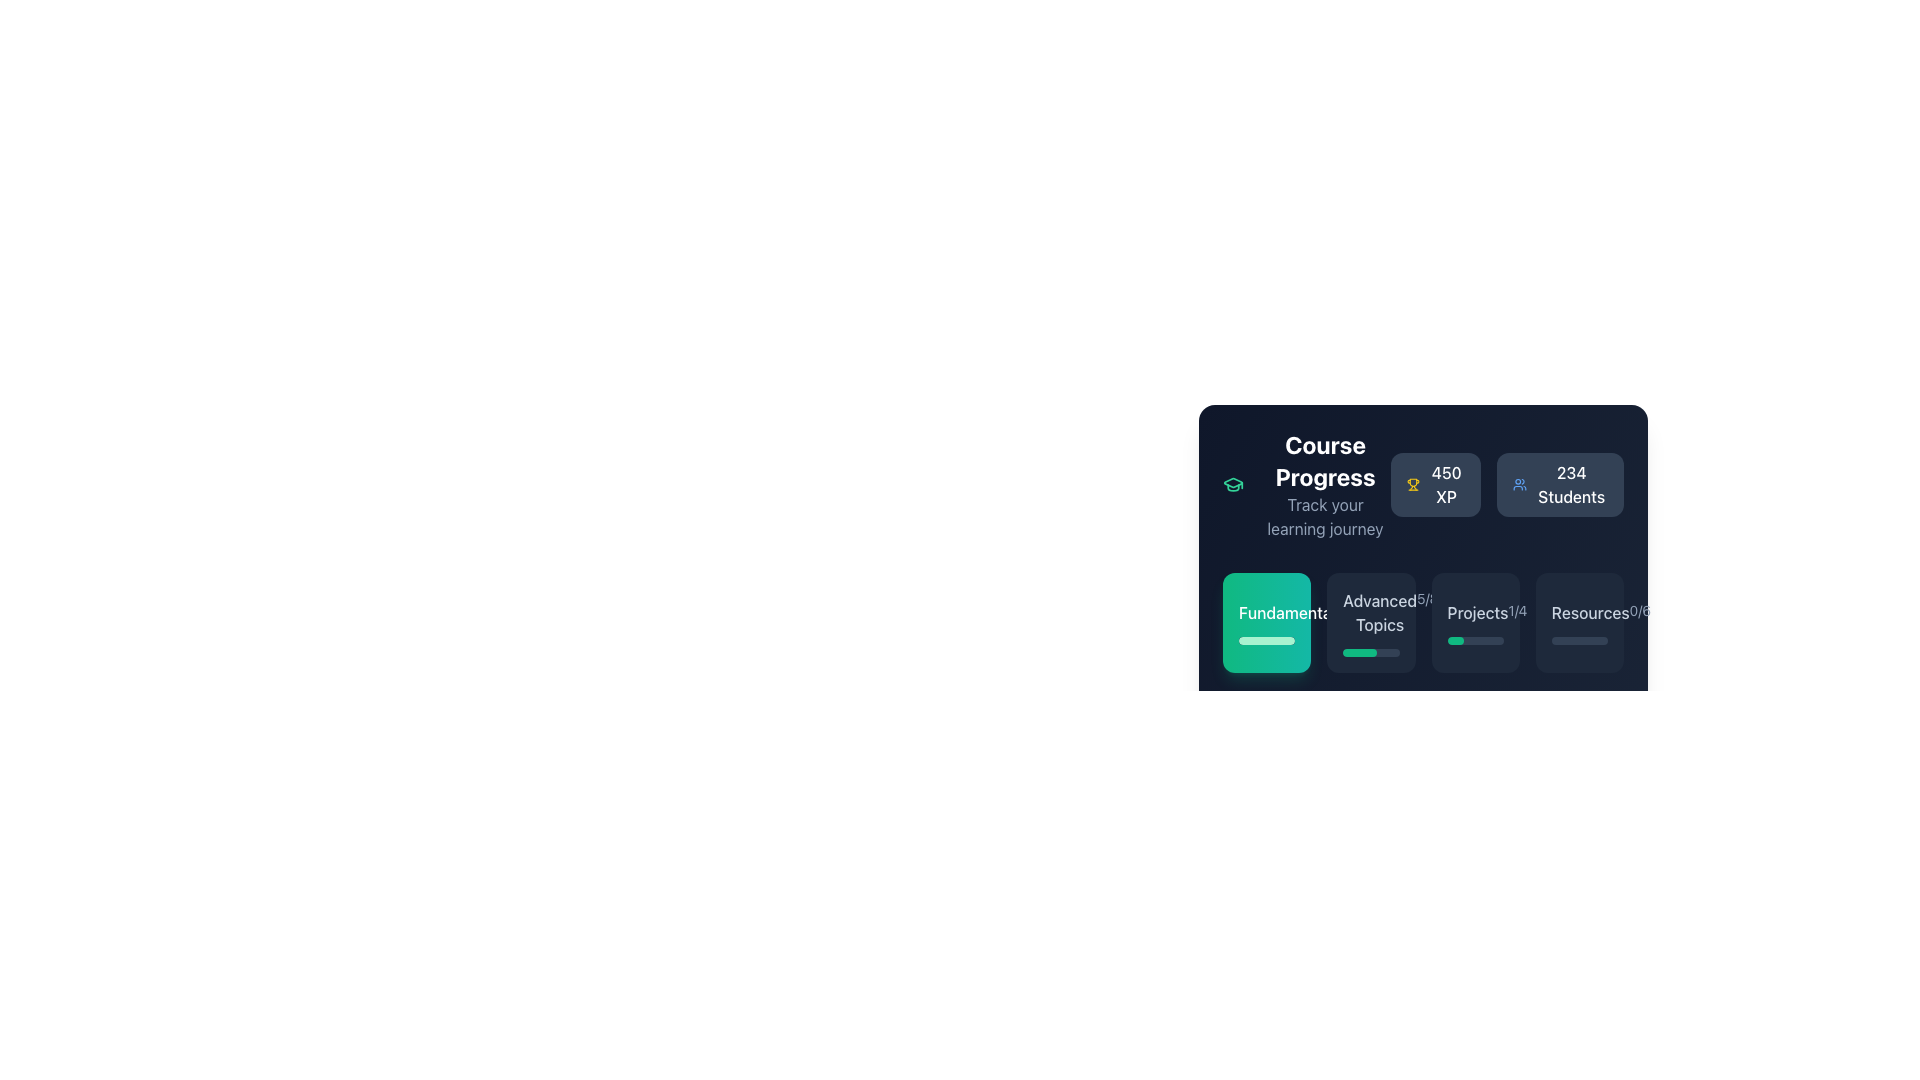 Image resolution: width=1920 pixels, height=1080 pixels. What do you see at coordinates (1370, 652) in the screenshot?
I see `visually represented Progress bar located within the 'Advanced Topics' card, which has a dark gray background and a vibrant green filled segment indicating 60% completion` at bounding box center [1370, 652].